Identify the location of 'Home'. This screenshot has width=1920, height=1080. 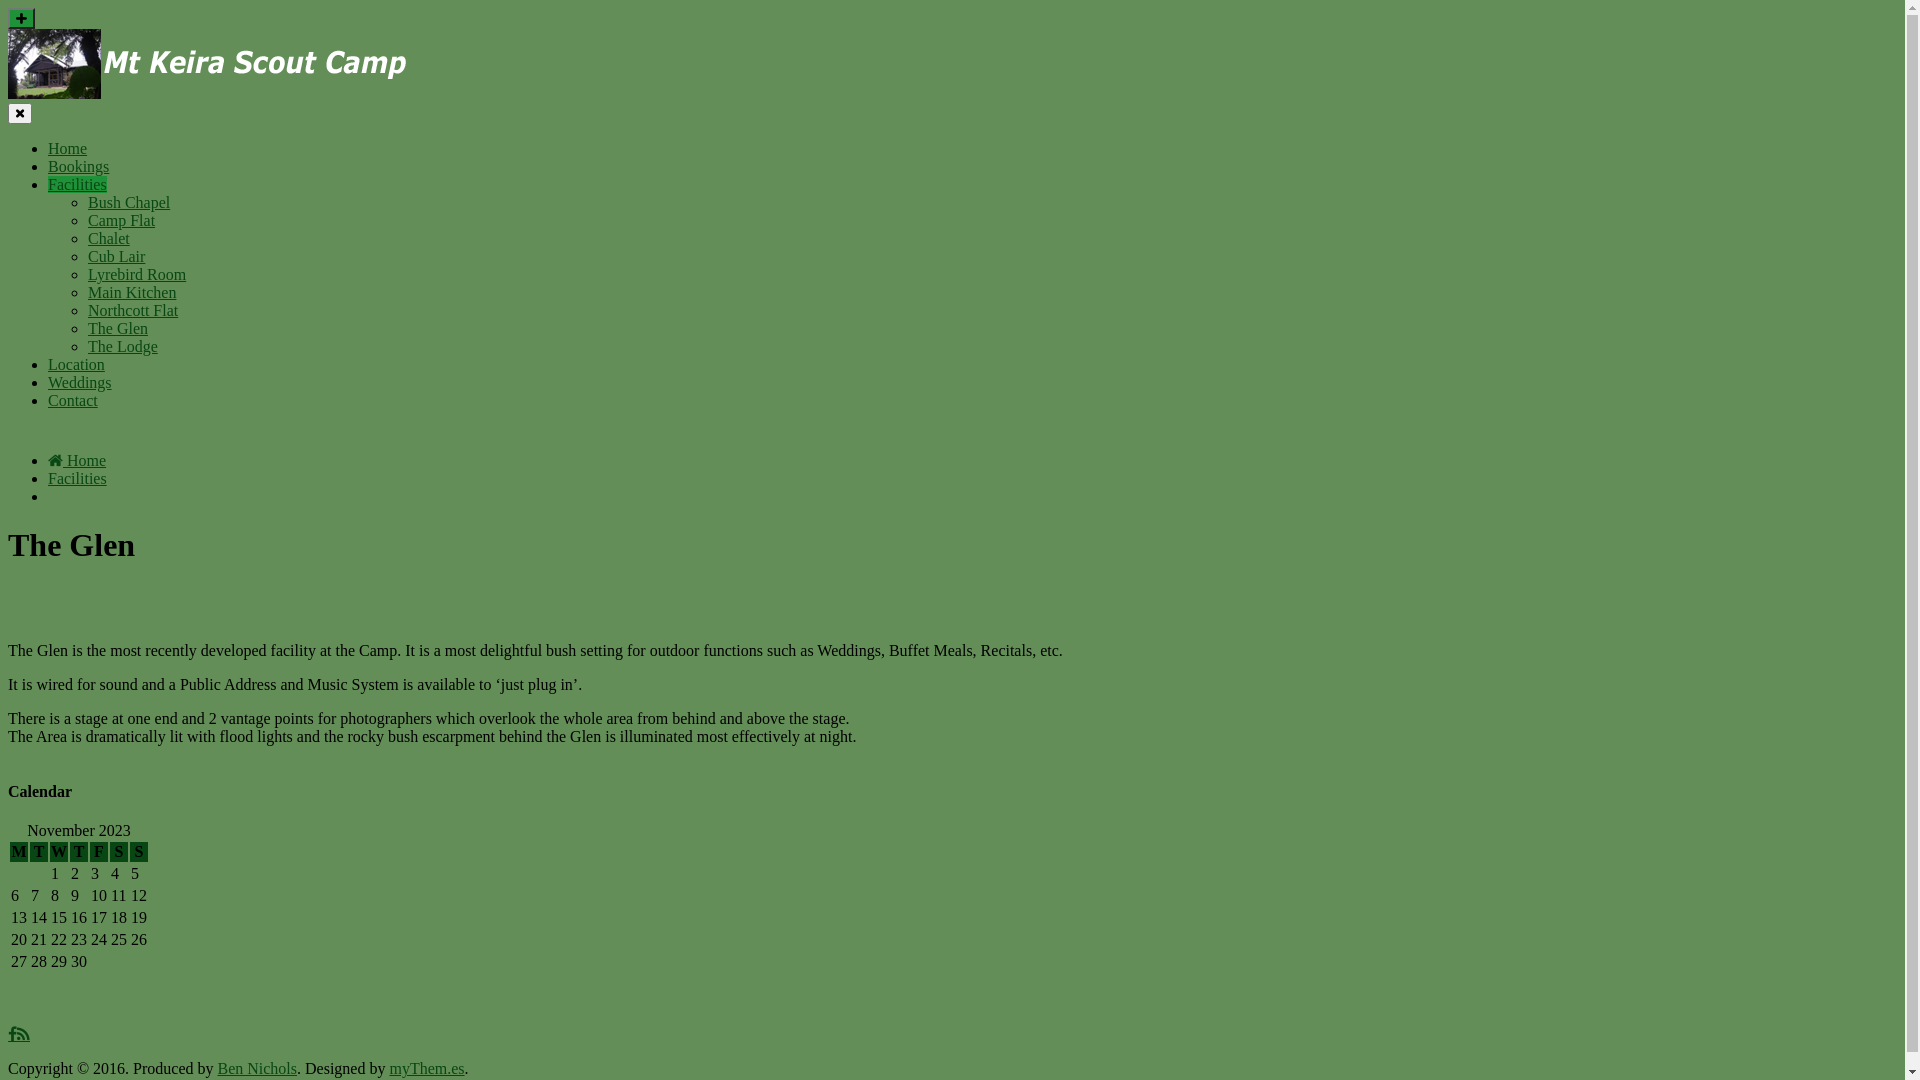
(67, 147).